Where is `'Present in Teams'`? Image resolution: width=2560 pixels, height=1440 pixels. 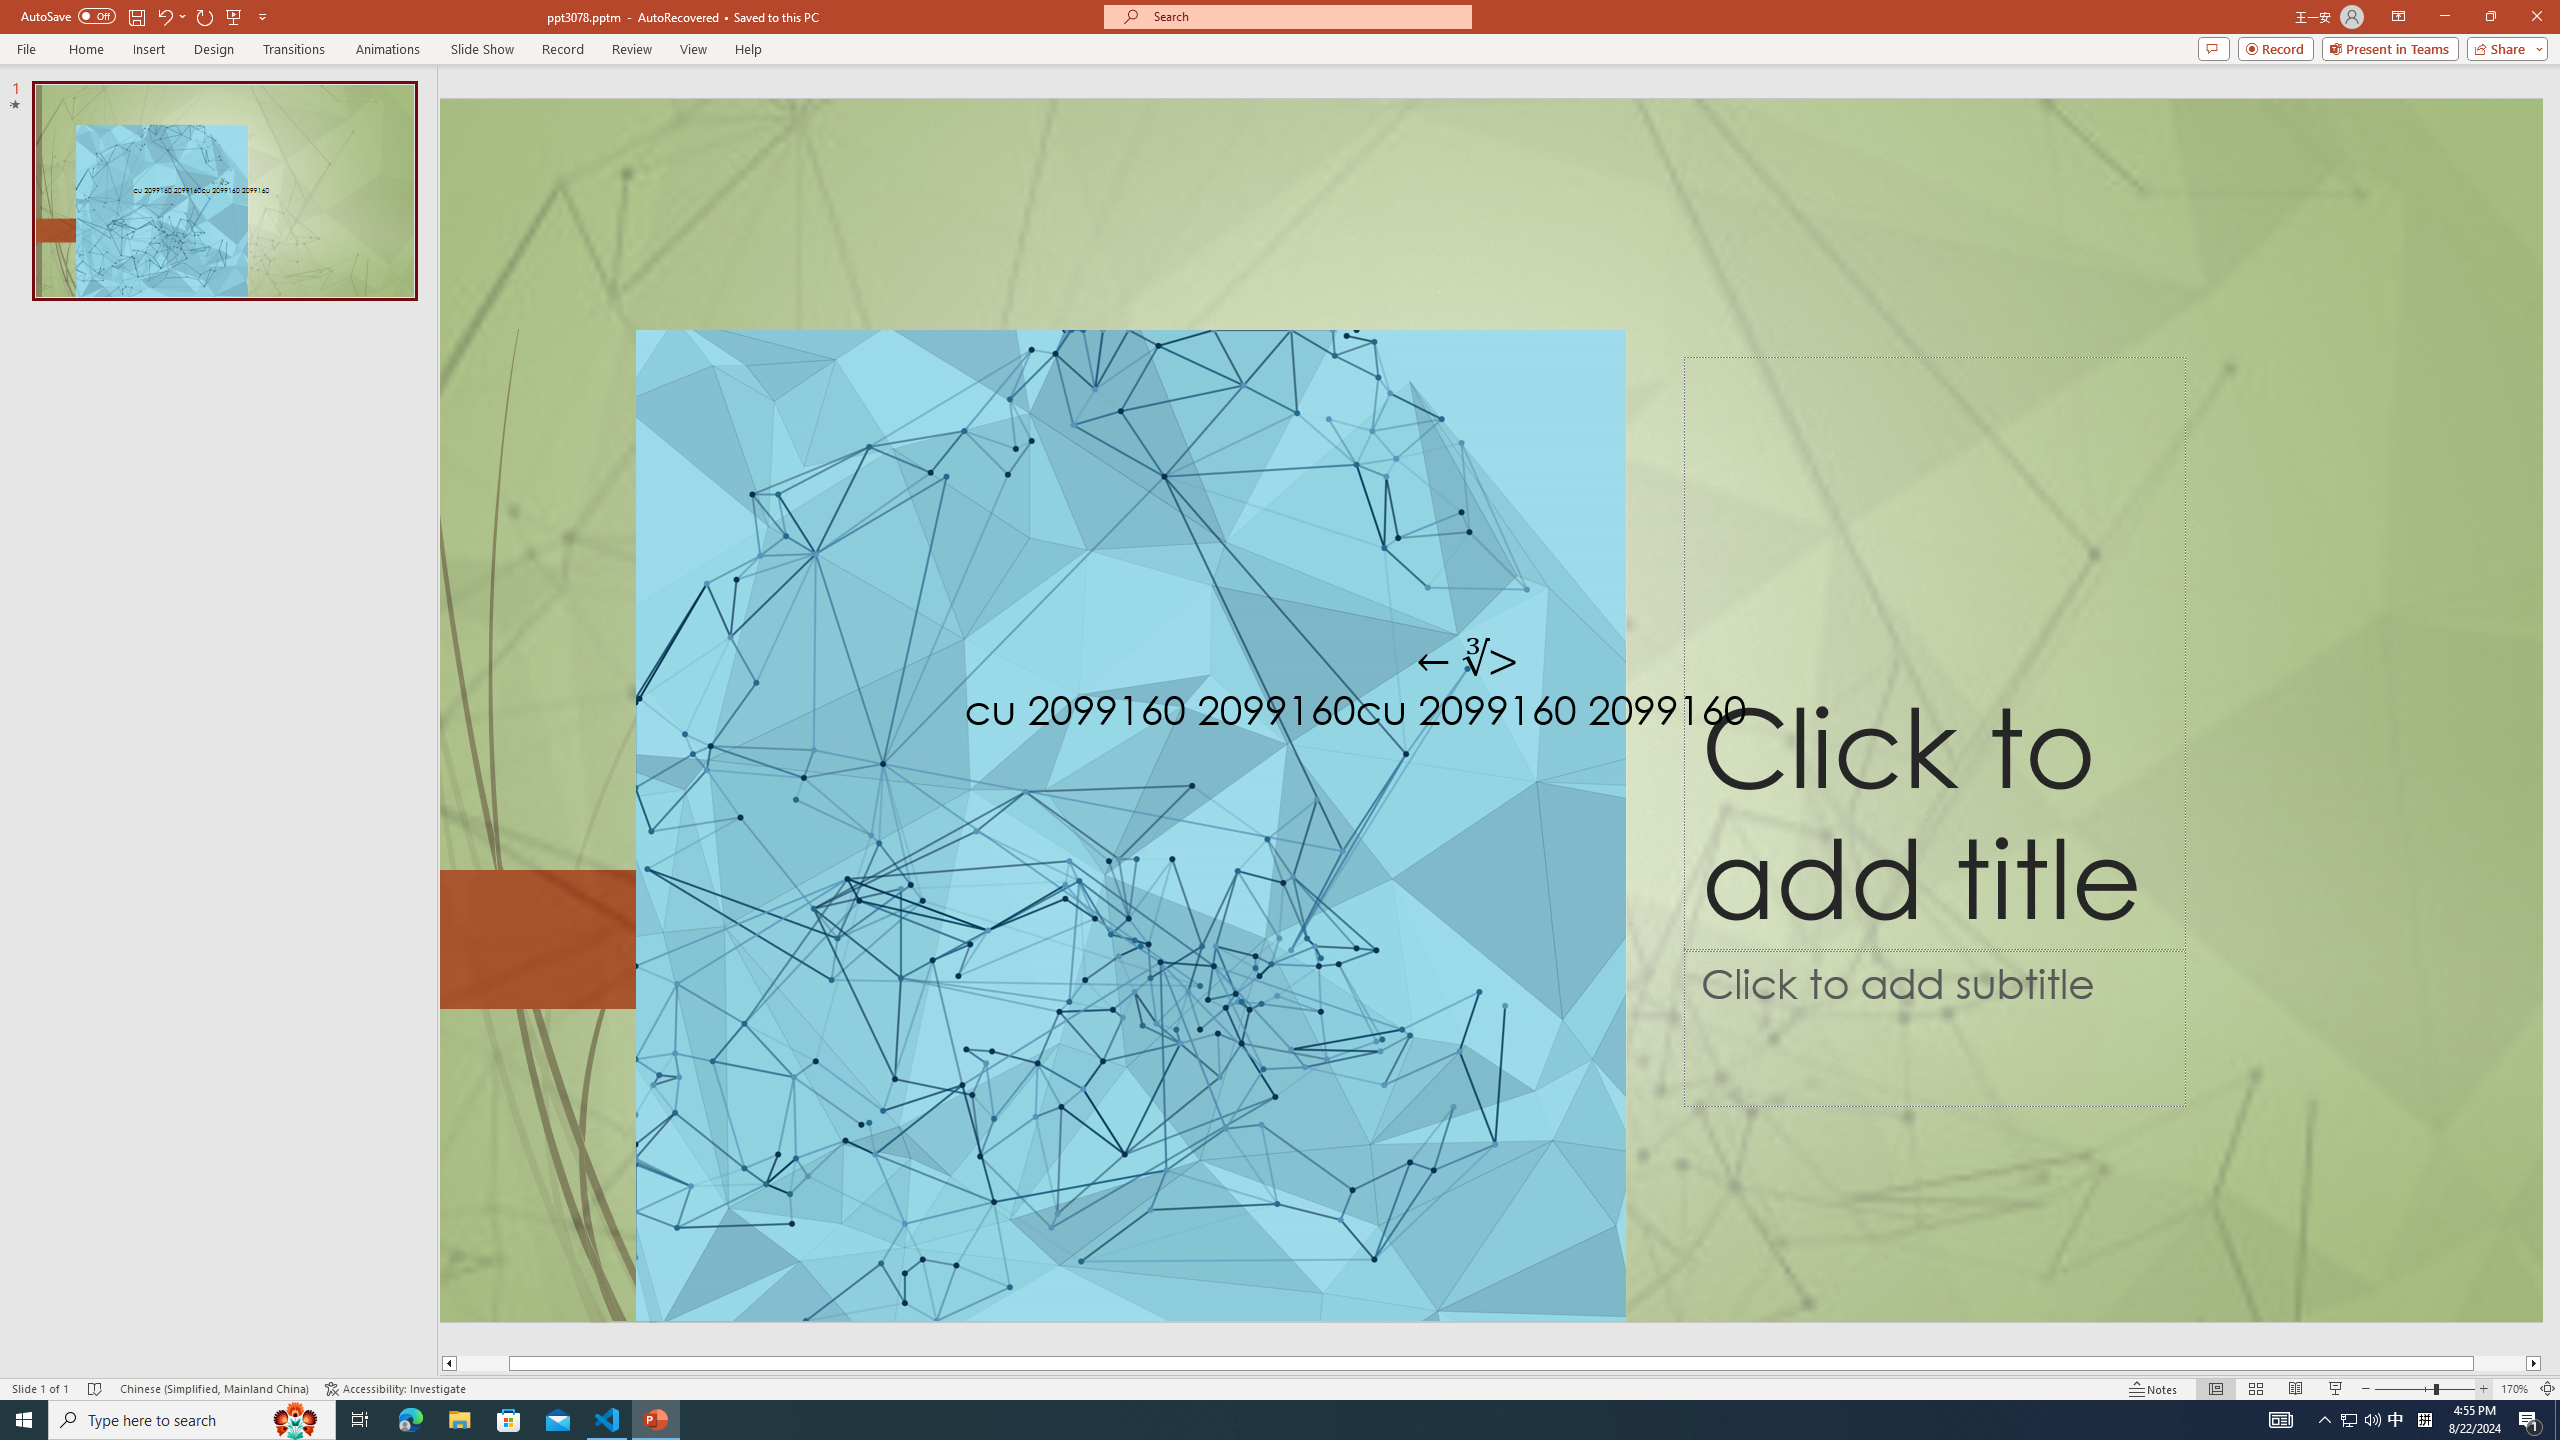 'Present in Teams' is located at coordinates (2390, 47).